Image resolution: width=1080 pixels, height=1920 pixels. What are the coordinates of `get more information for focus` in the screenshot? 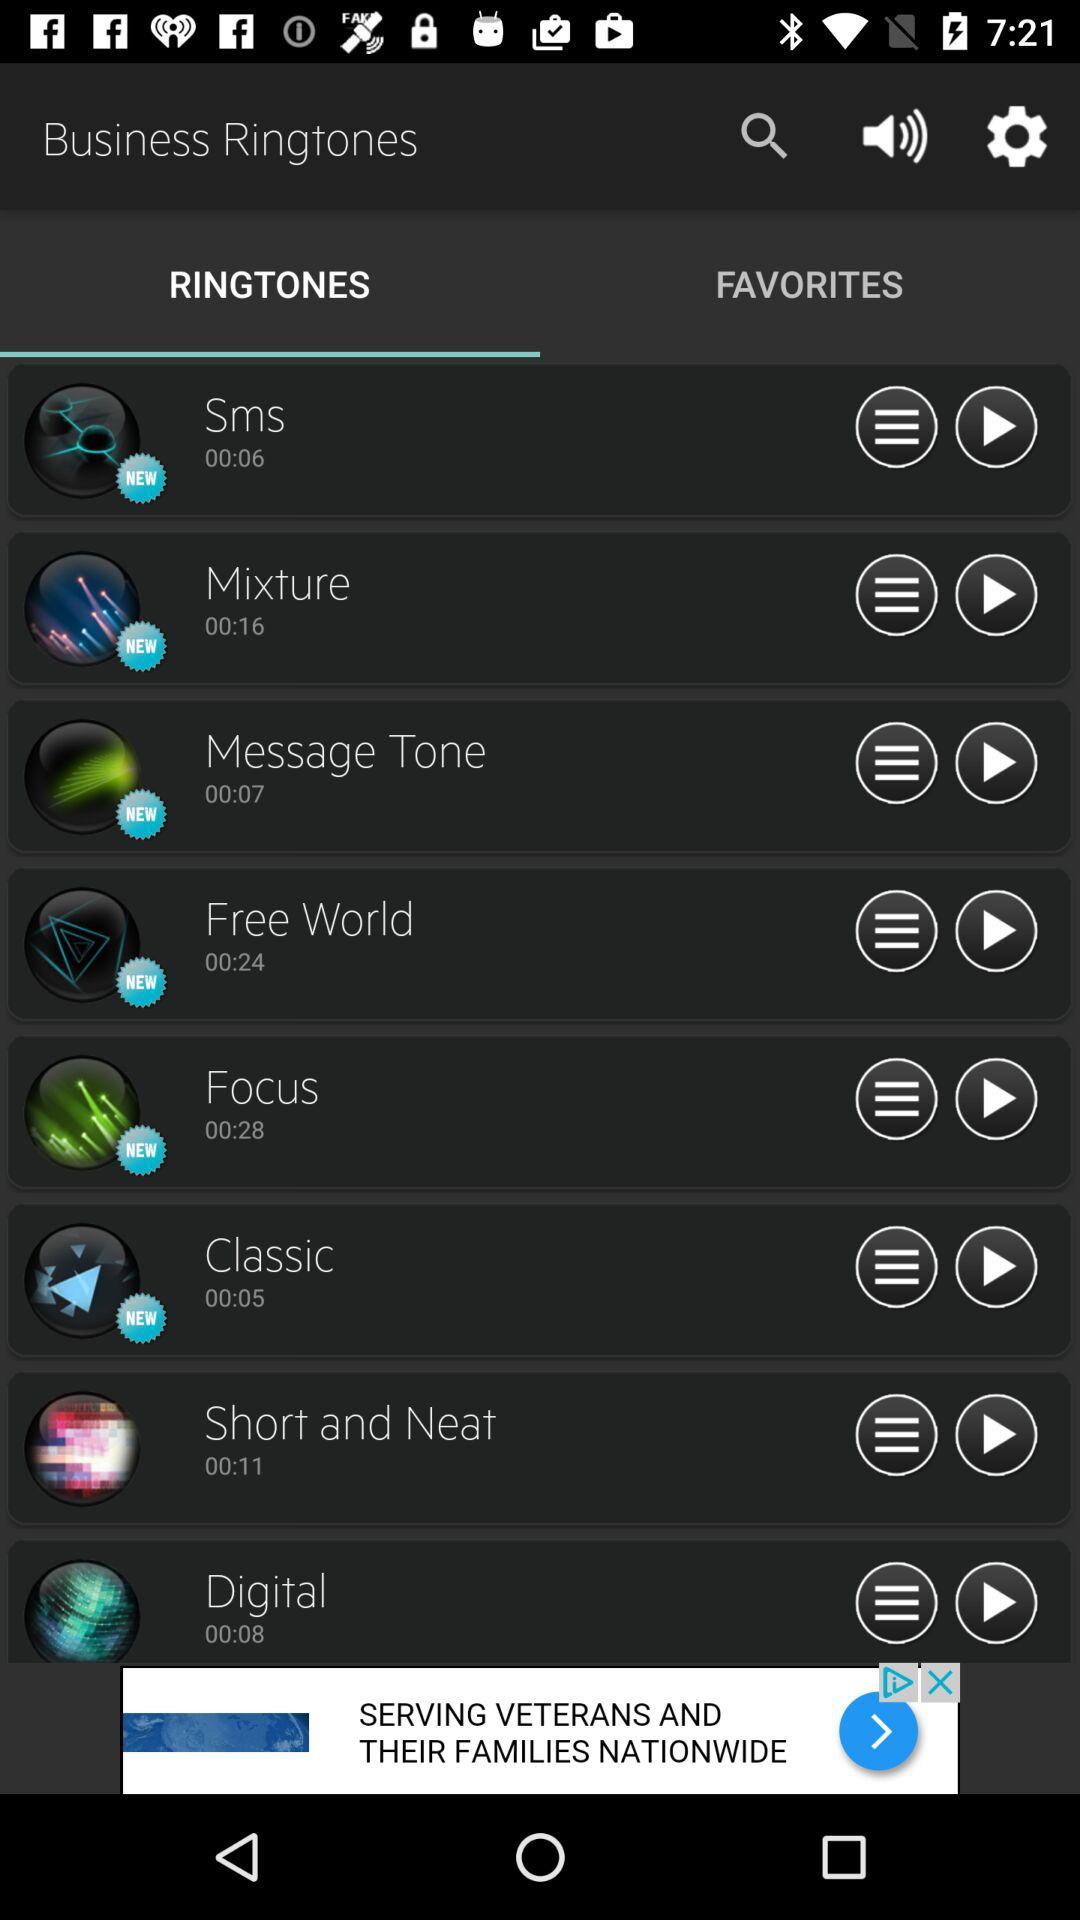 It's located at (895, 1099).